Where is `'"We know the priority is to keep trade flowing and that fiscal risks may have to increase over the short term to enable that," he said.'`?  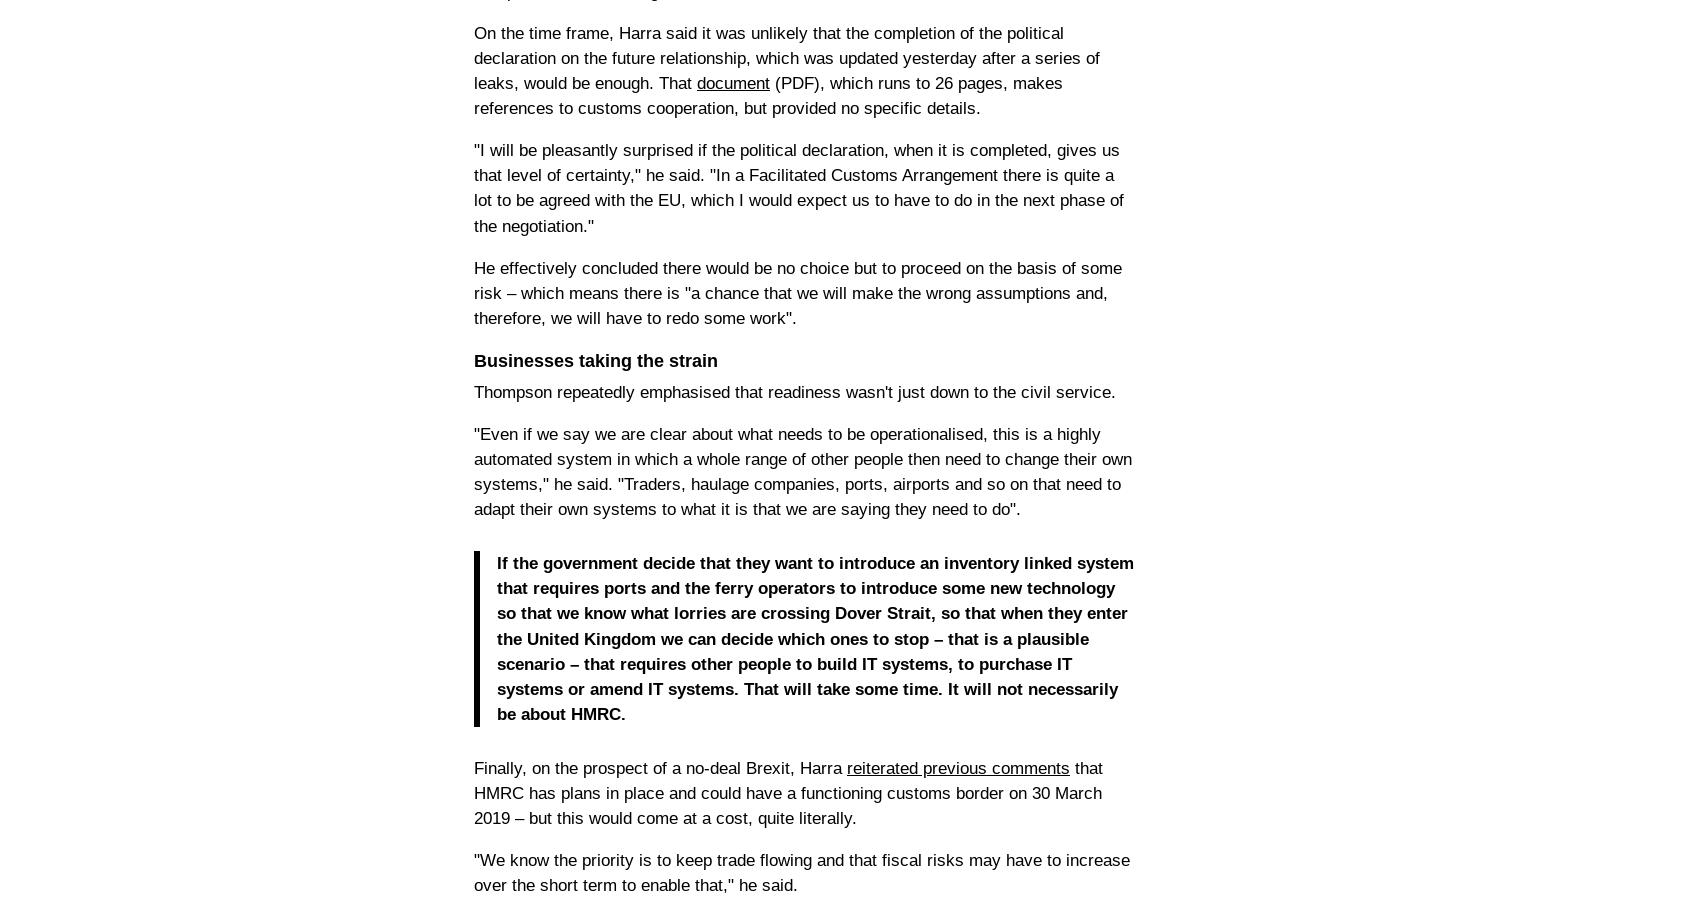 '"We know the priority is to keep trade flowing and that fiscal risks may have to increase over the short term to enable that," he said.' is located at coordinates (801, 871).